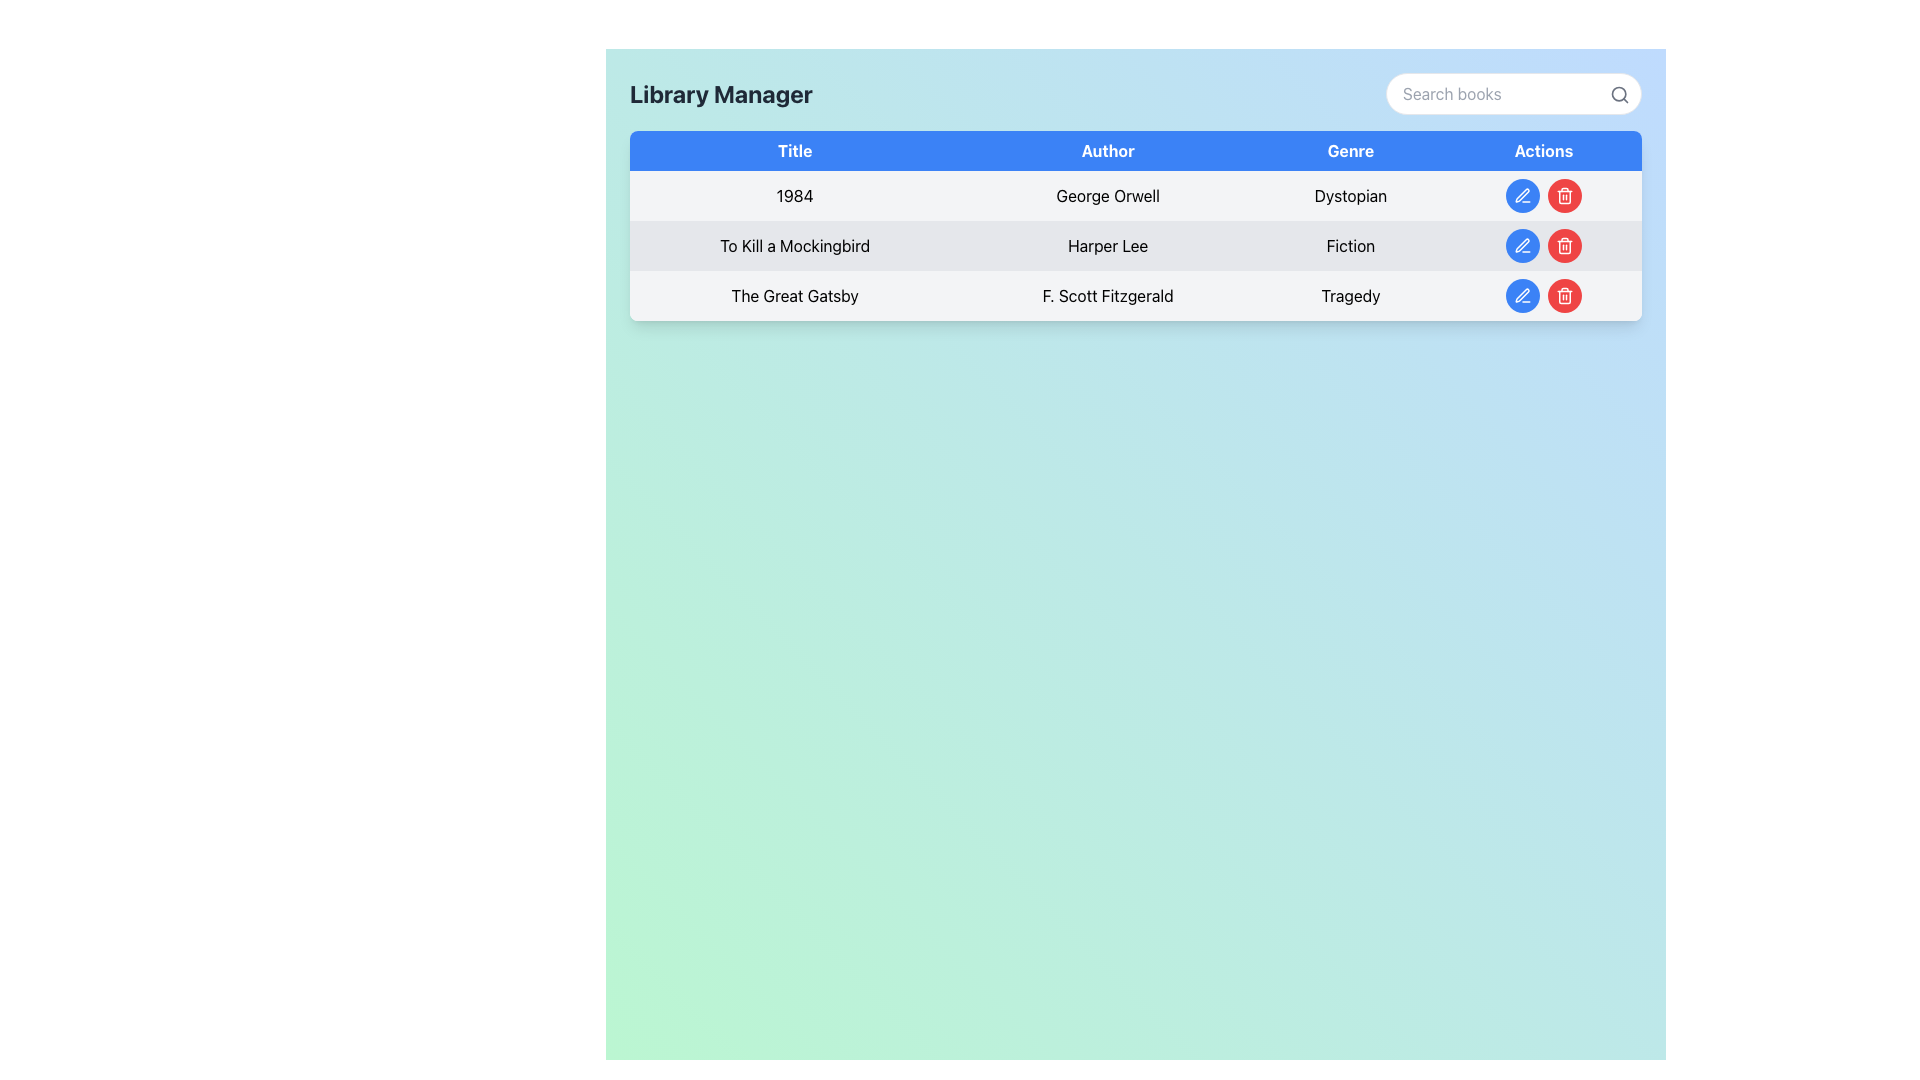 The width and height of the screenshot is (1920, 1080). I want to click on the author's name display for the book '1984' in the second column of the data table labeled 'Author', so click(1107, 196).